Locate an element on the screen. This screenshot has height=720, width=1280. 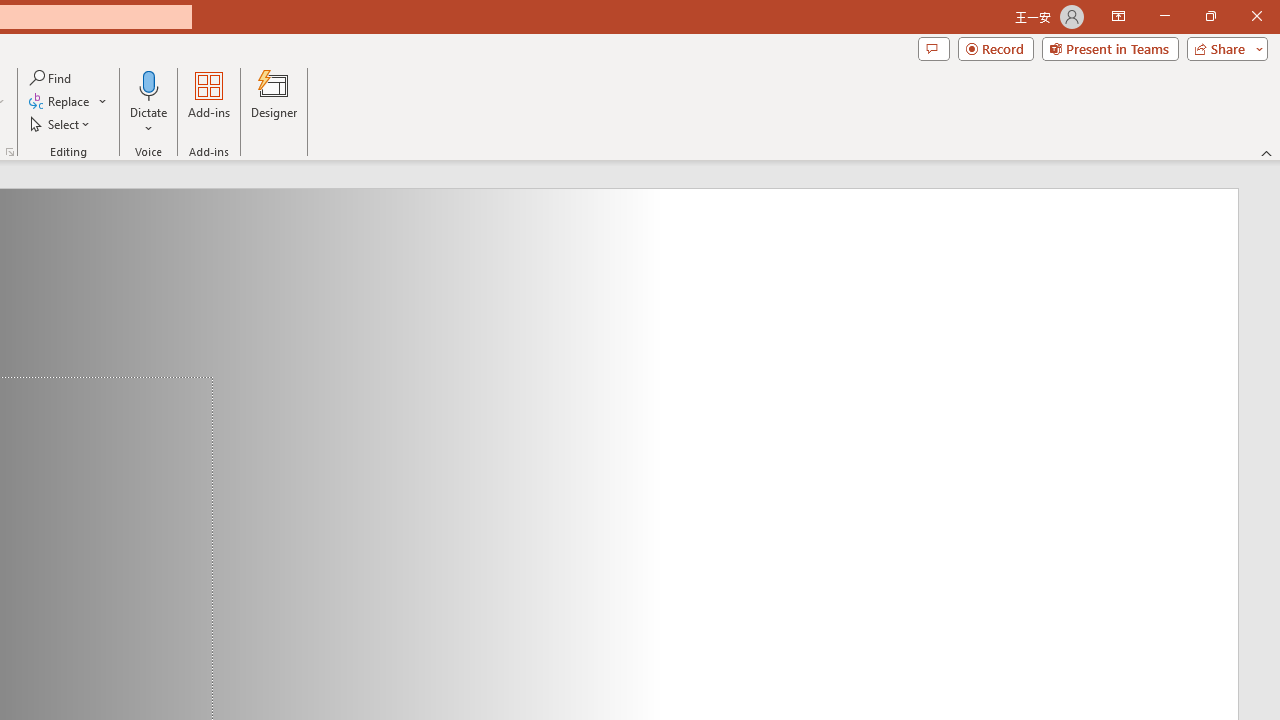
'Select' is located at coordinates (61, 124).